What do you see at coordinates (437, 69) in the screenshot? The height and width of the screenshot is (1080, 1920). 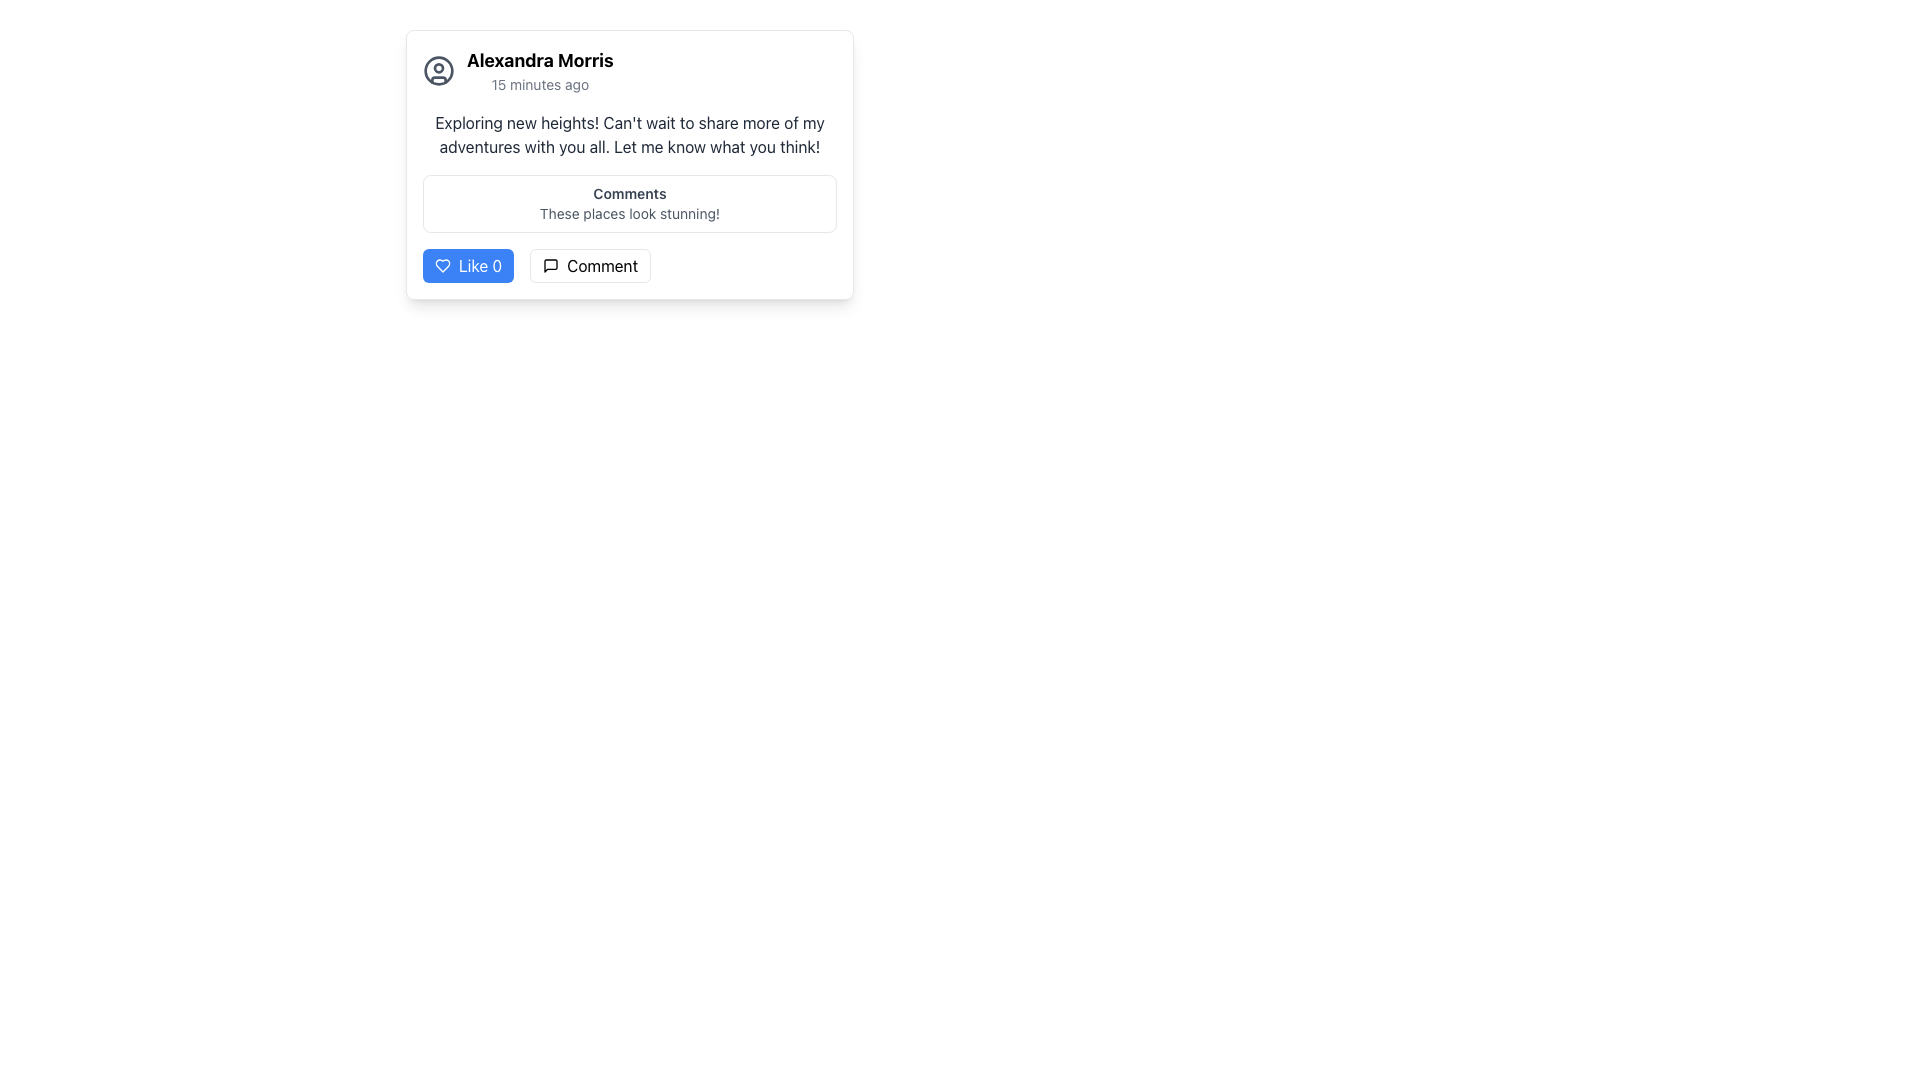 I see `the user profile icon located in the user header section of the post card` at bounding box center [437, 69].